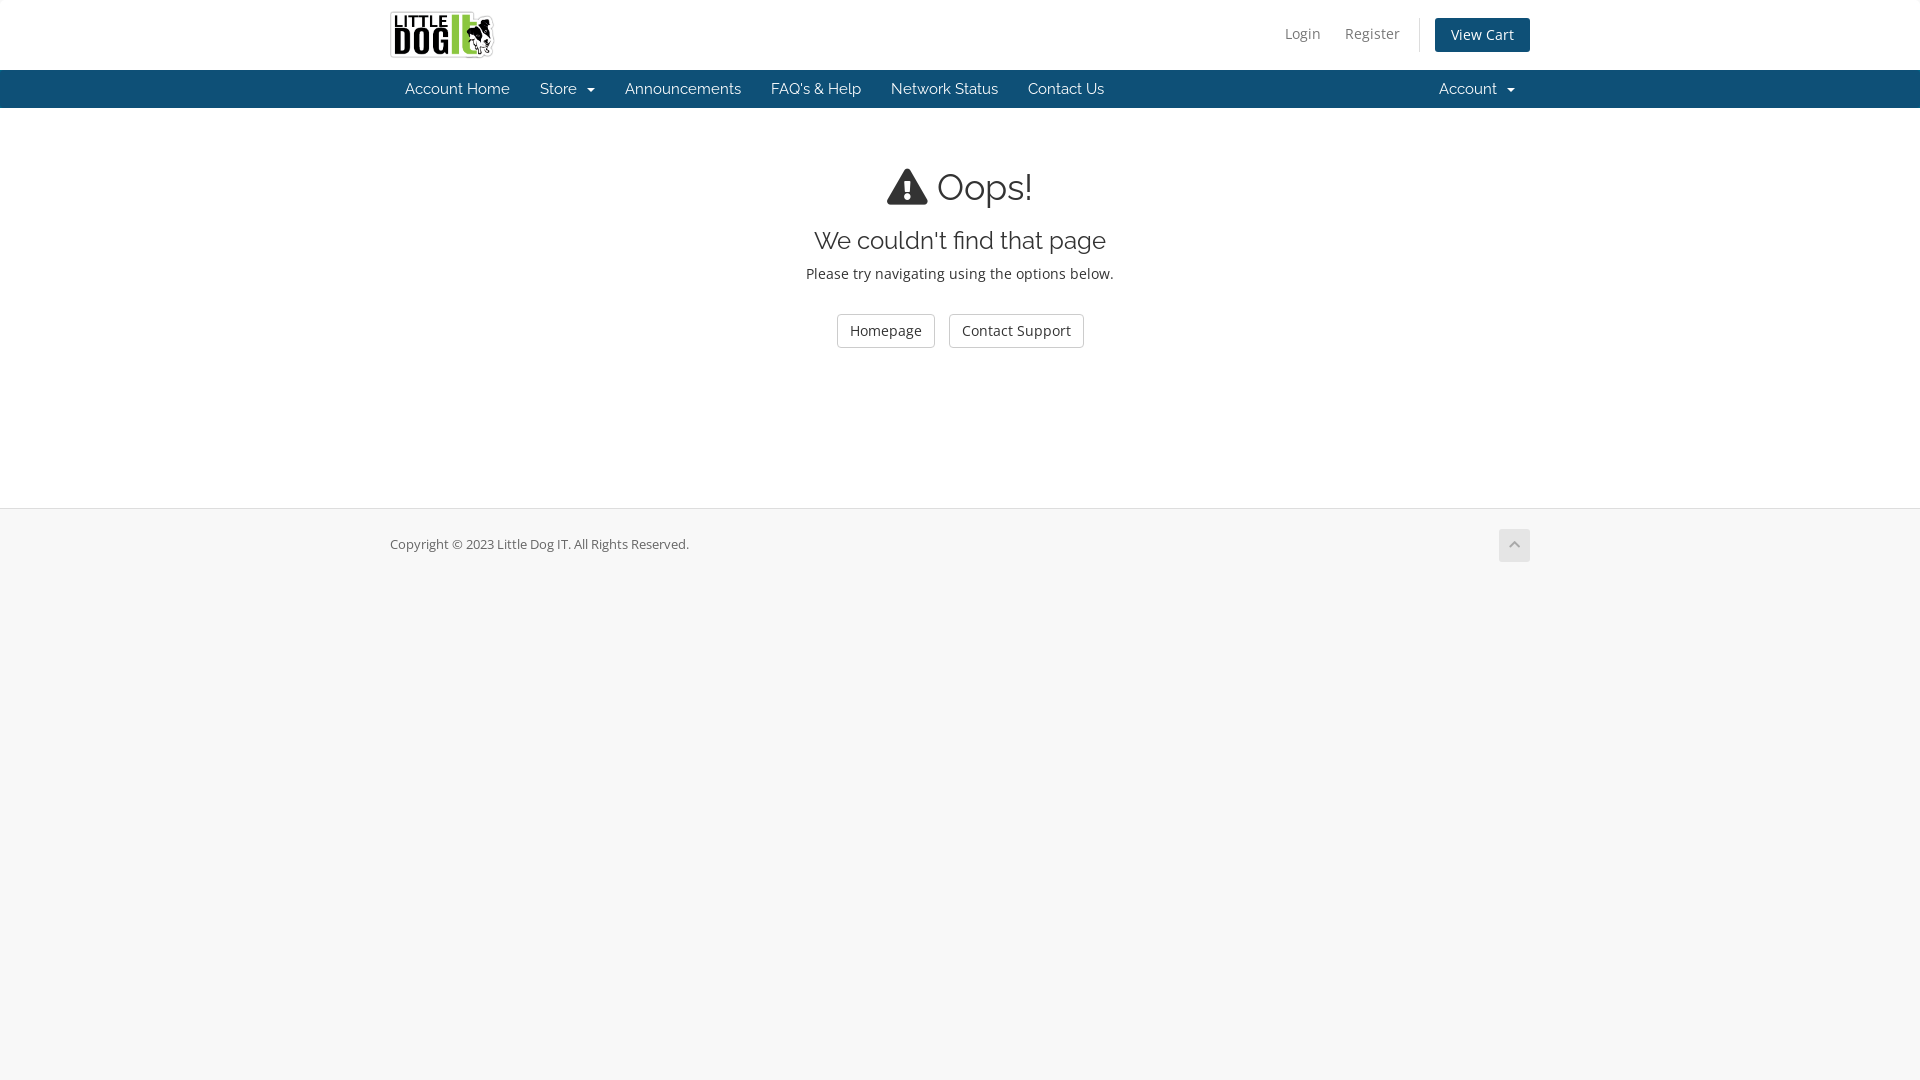  What do you see at coordinates (608, 87) in the screenshot?
I see `'Announcements'` at bounding box center [608, 87].